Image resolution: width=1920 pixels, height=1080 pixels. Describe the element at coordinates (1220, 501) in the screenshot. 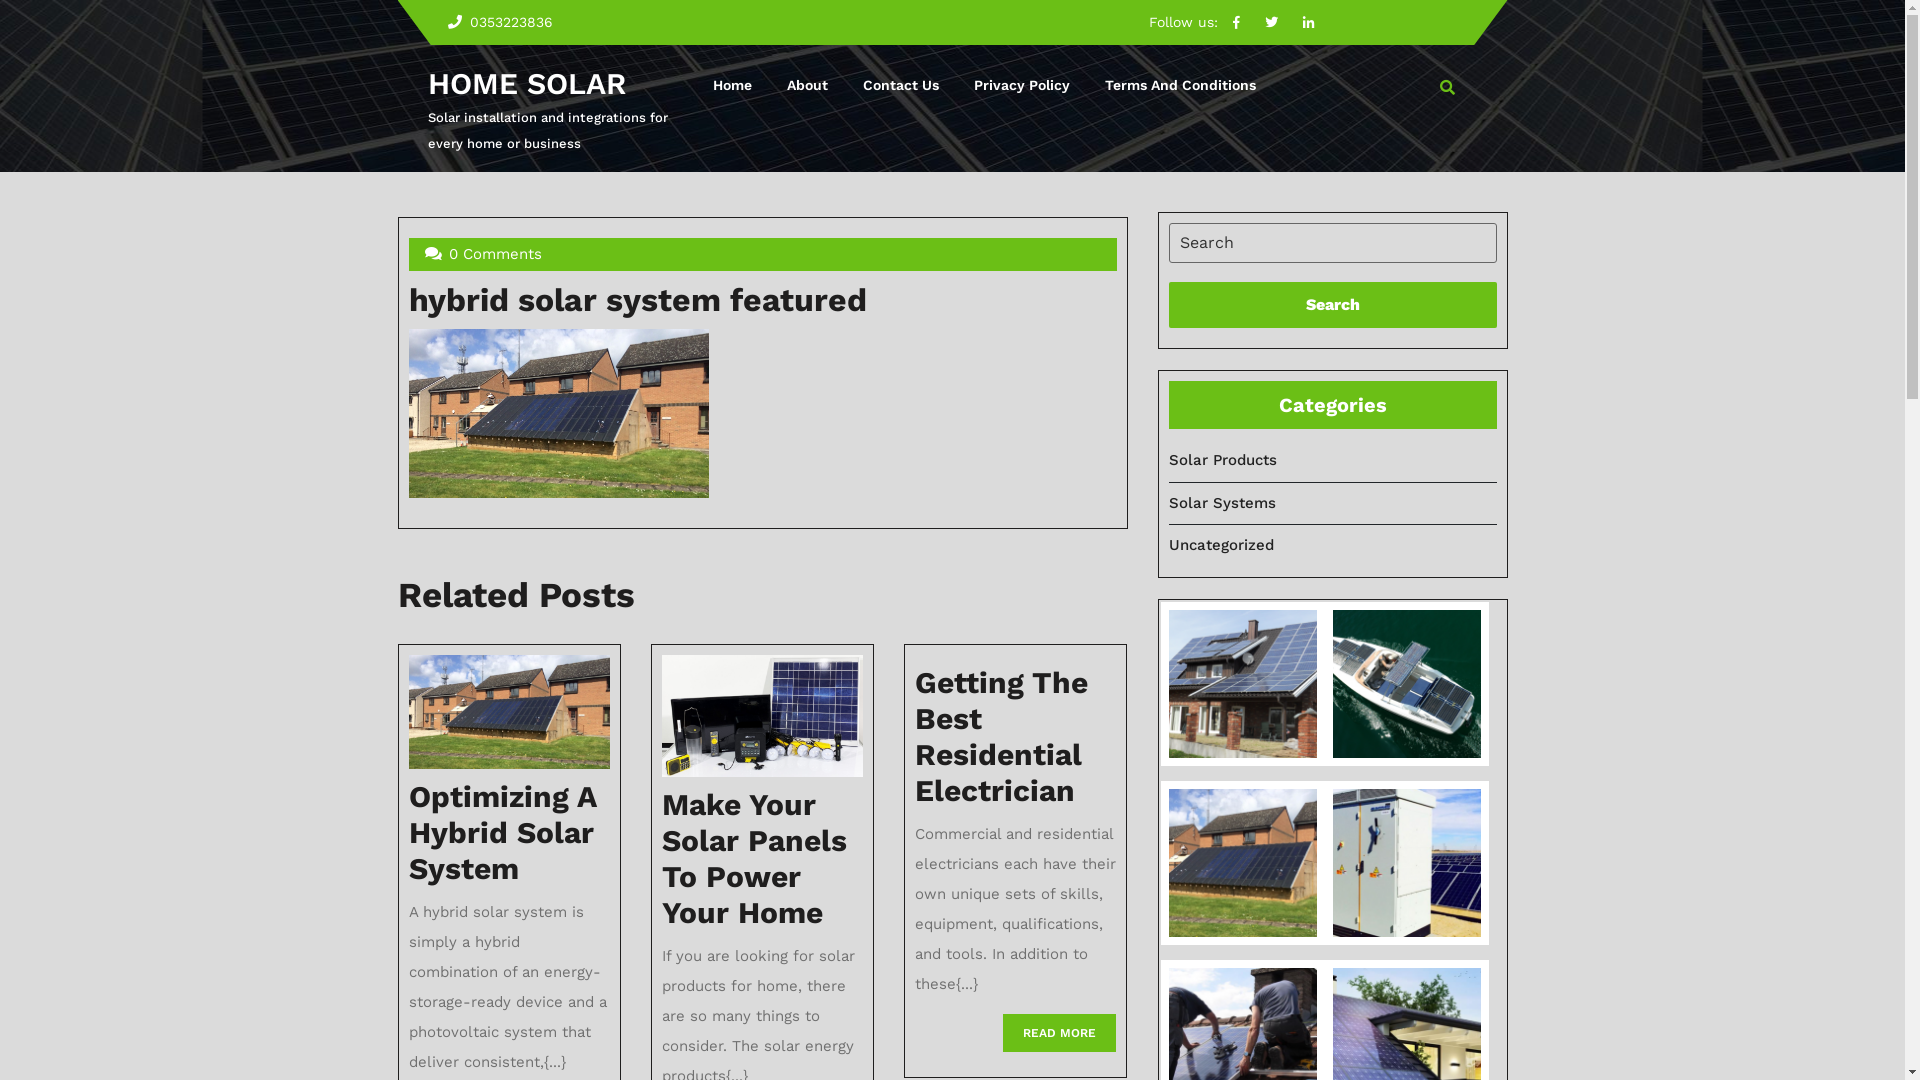

I see `'Solar Systems'` at that location.